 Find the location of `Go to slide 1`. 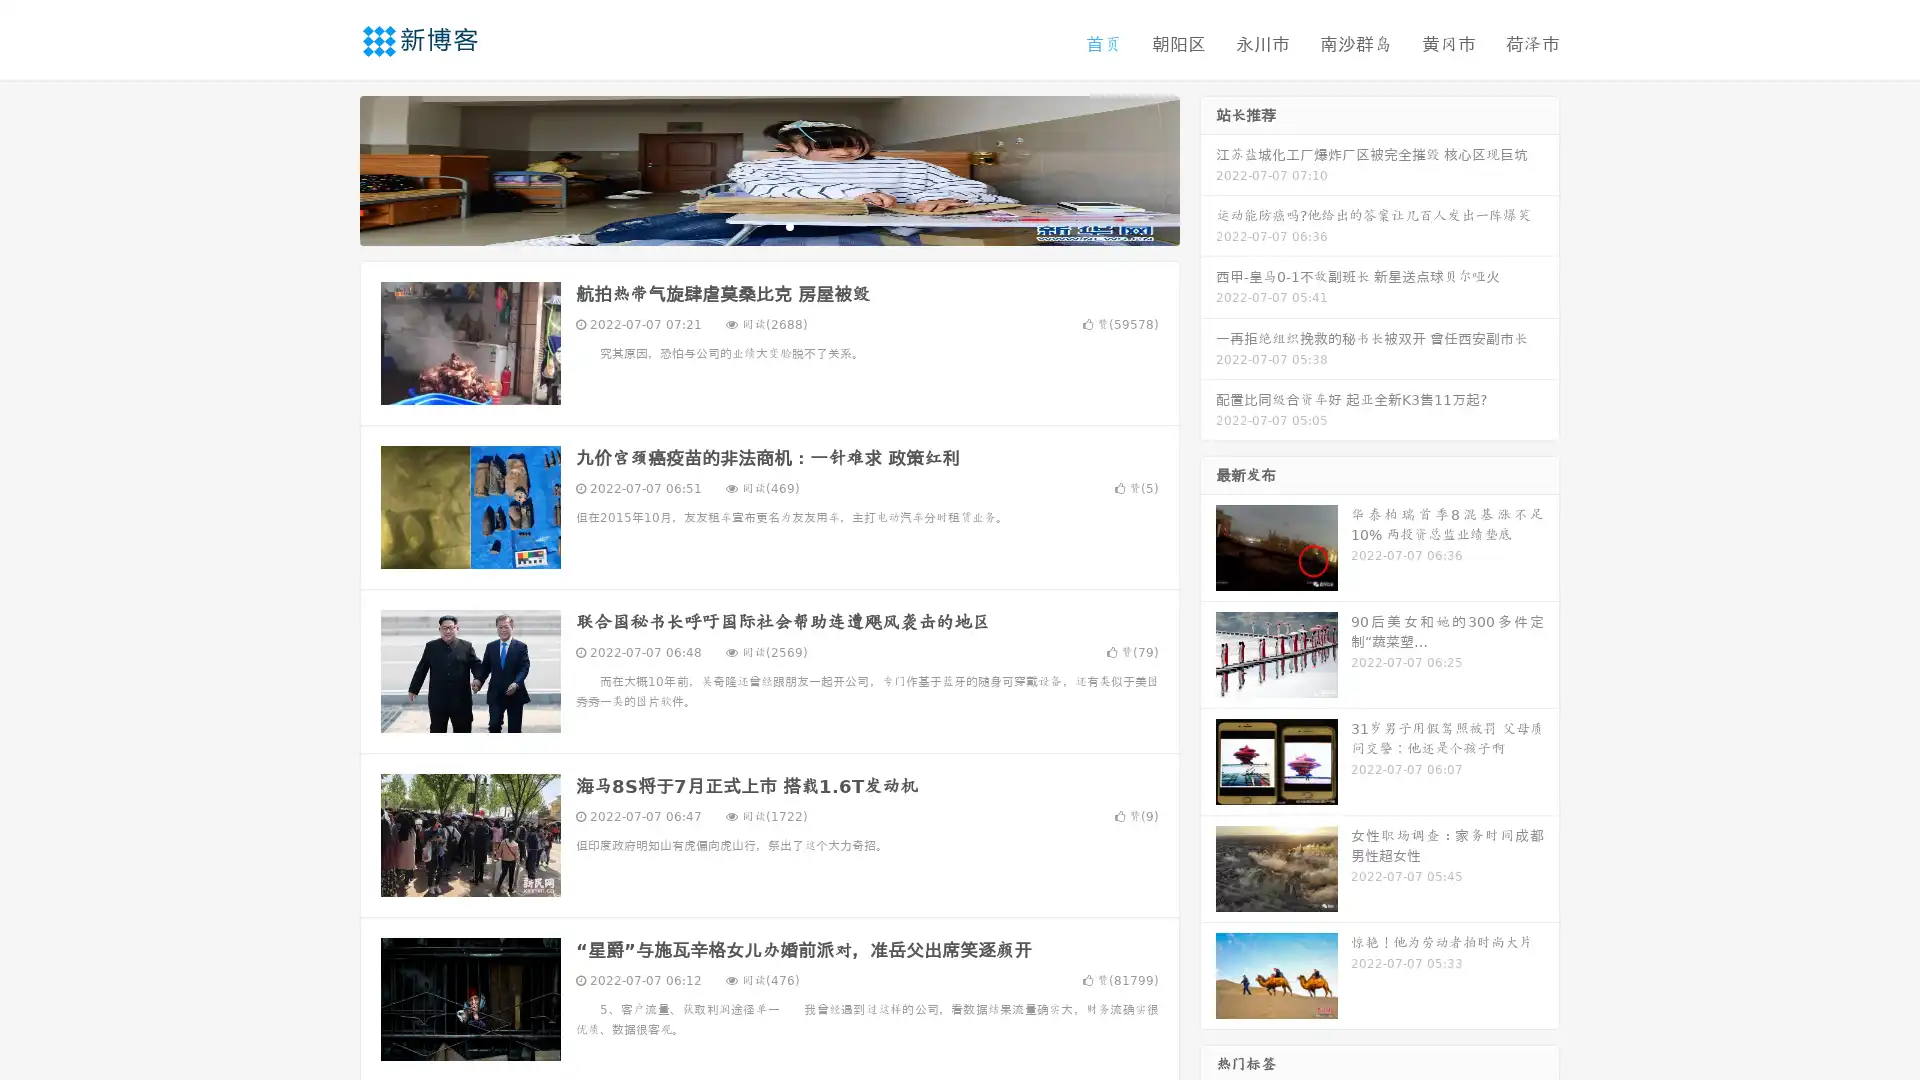

Go to slide 1 is located at coordinates (748, 225).